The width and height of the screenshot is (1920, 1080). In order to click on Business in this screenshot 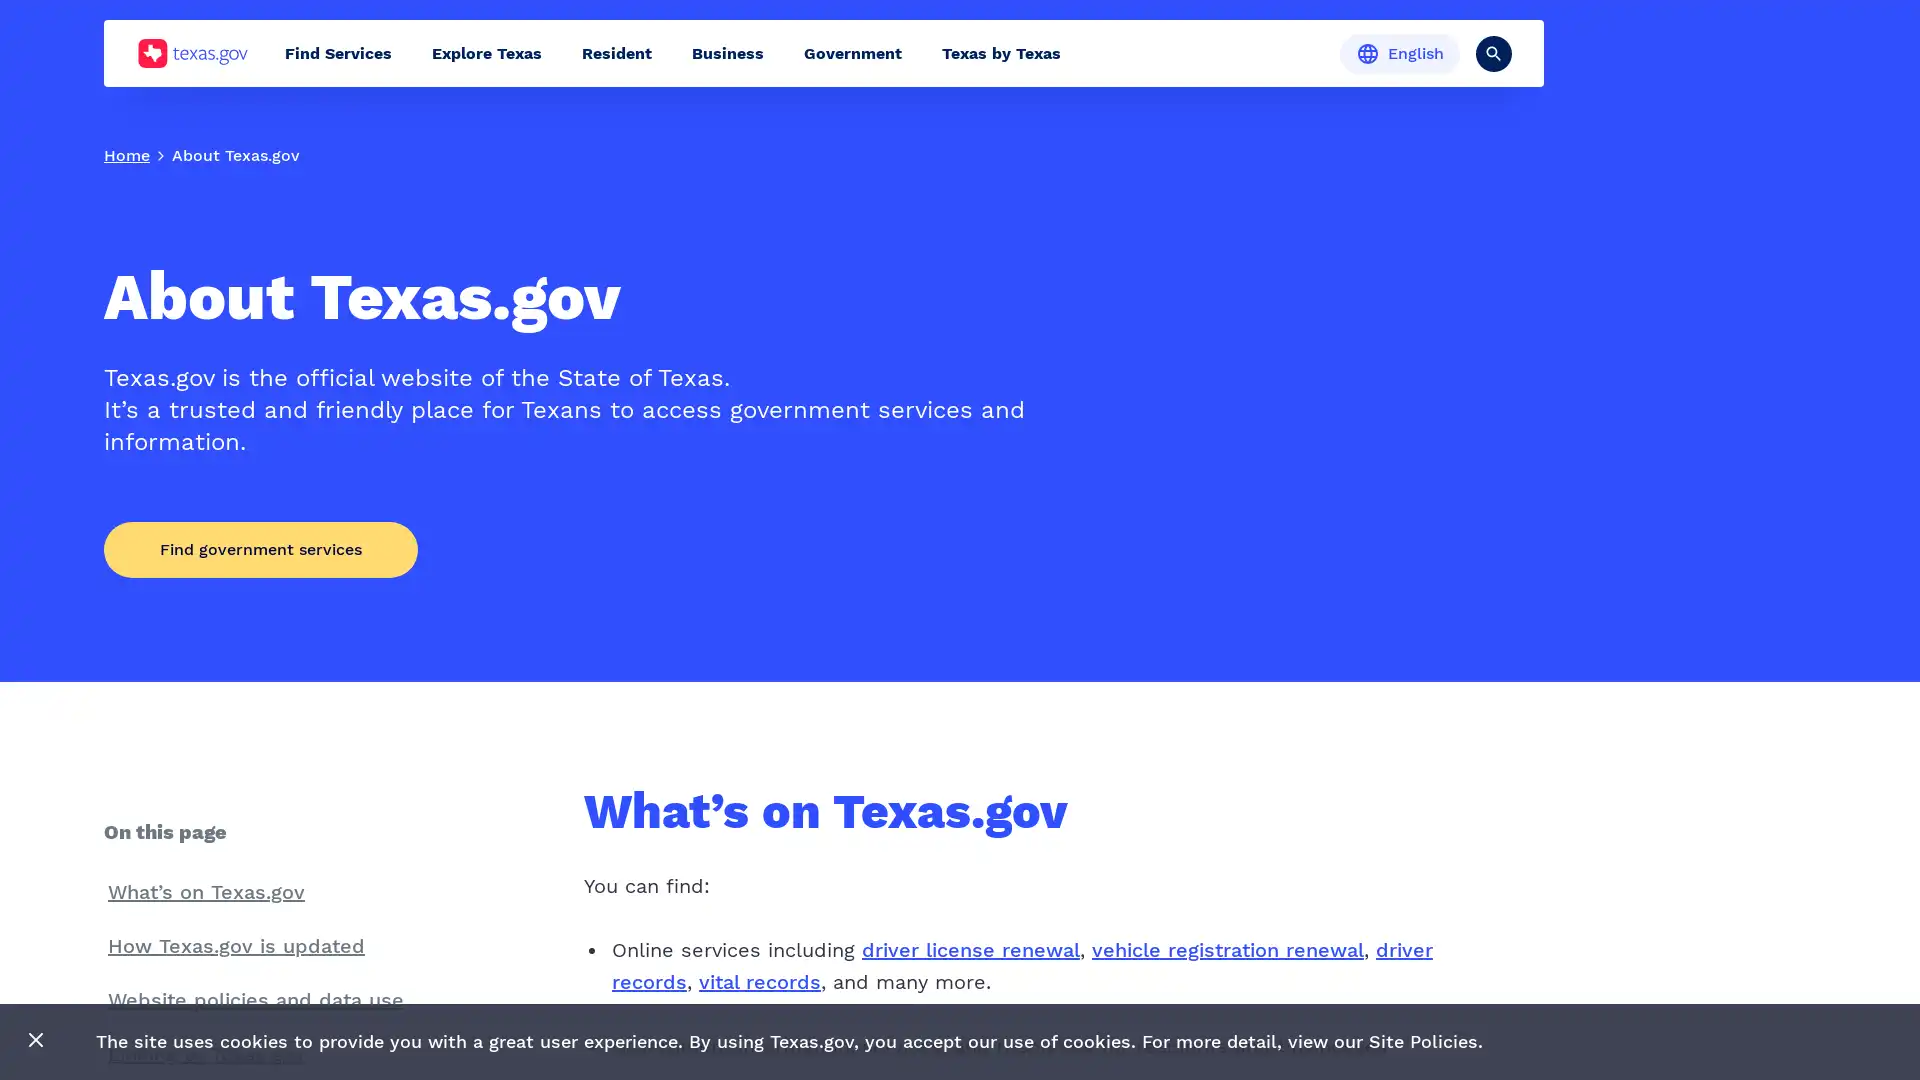, I will do `click(727, 52)`.